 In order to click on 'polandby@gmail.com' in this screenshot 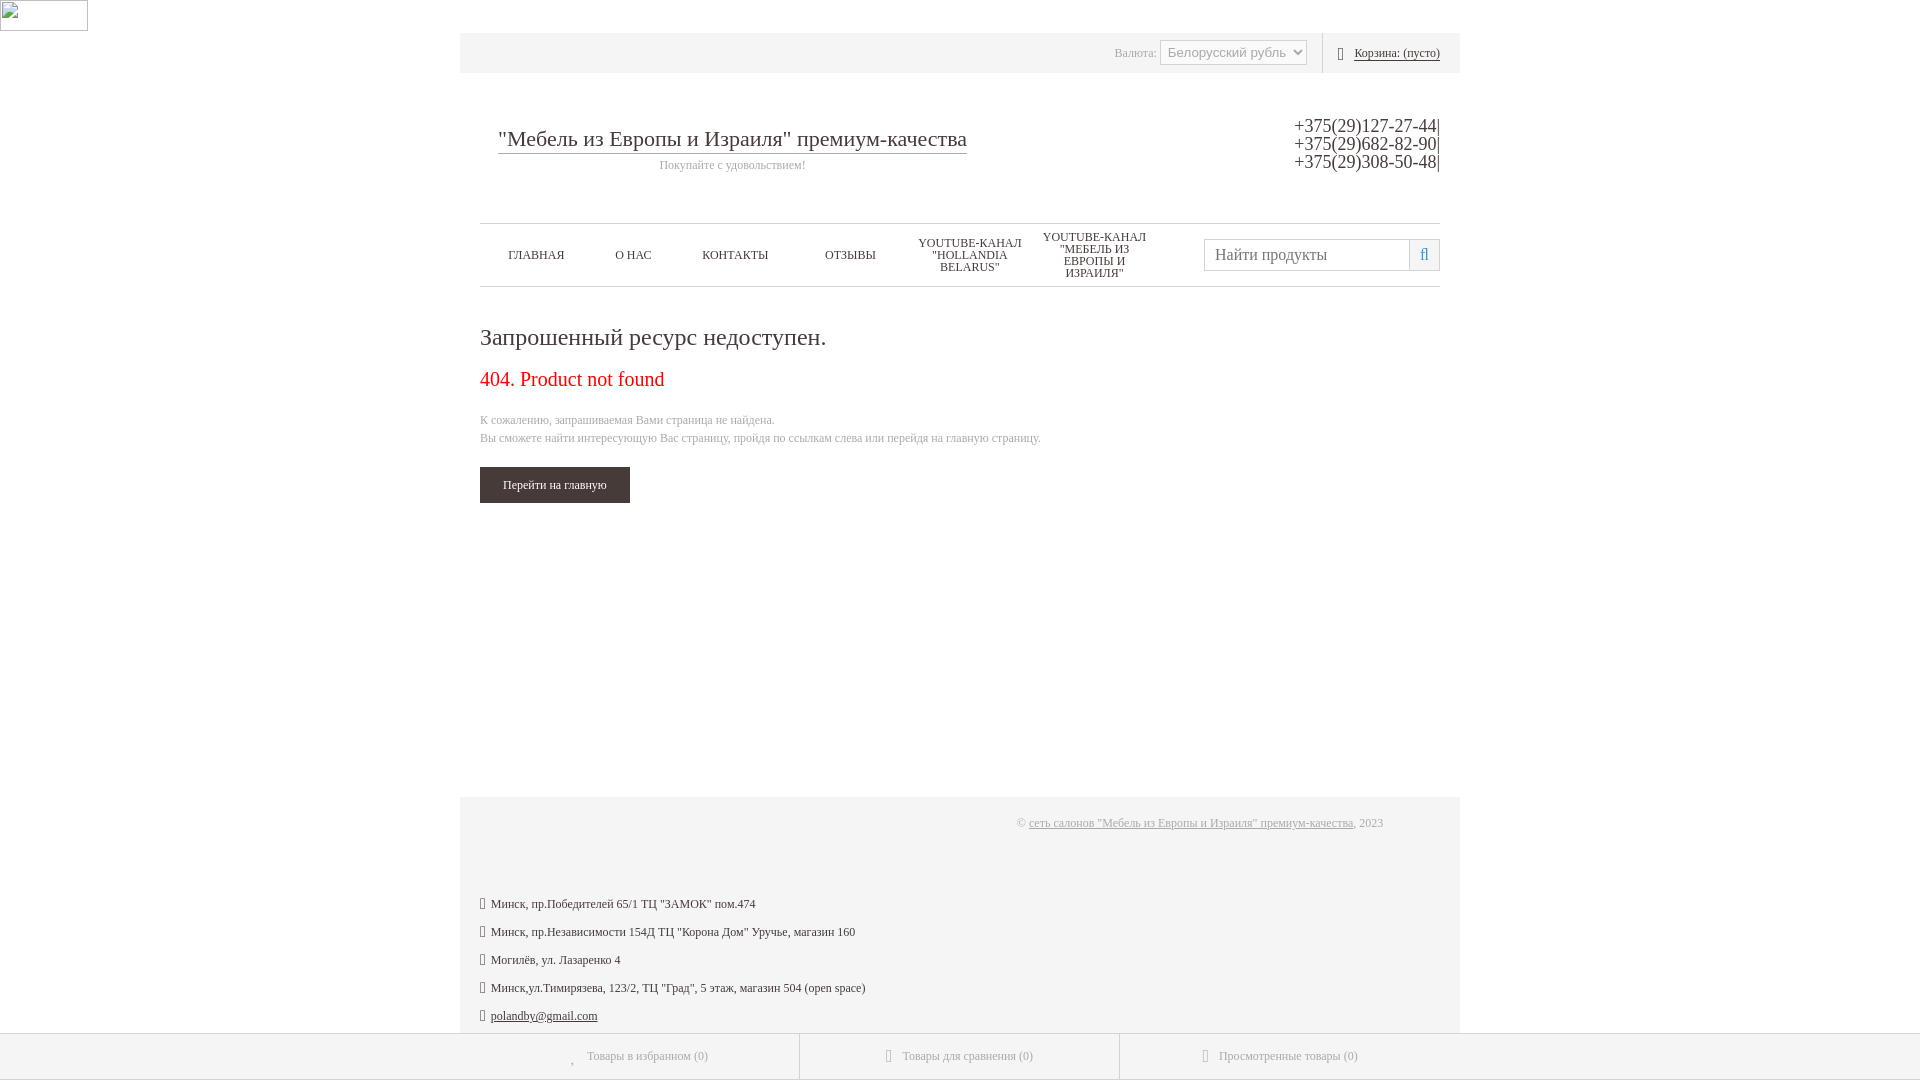, I will do `click(544, 1015)`.